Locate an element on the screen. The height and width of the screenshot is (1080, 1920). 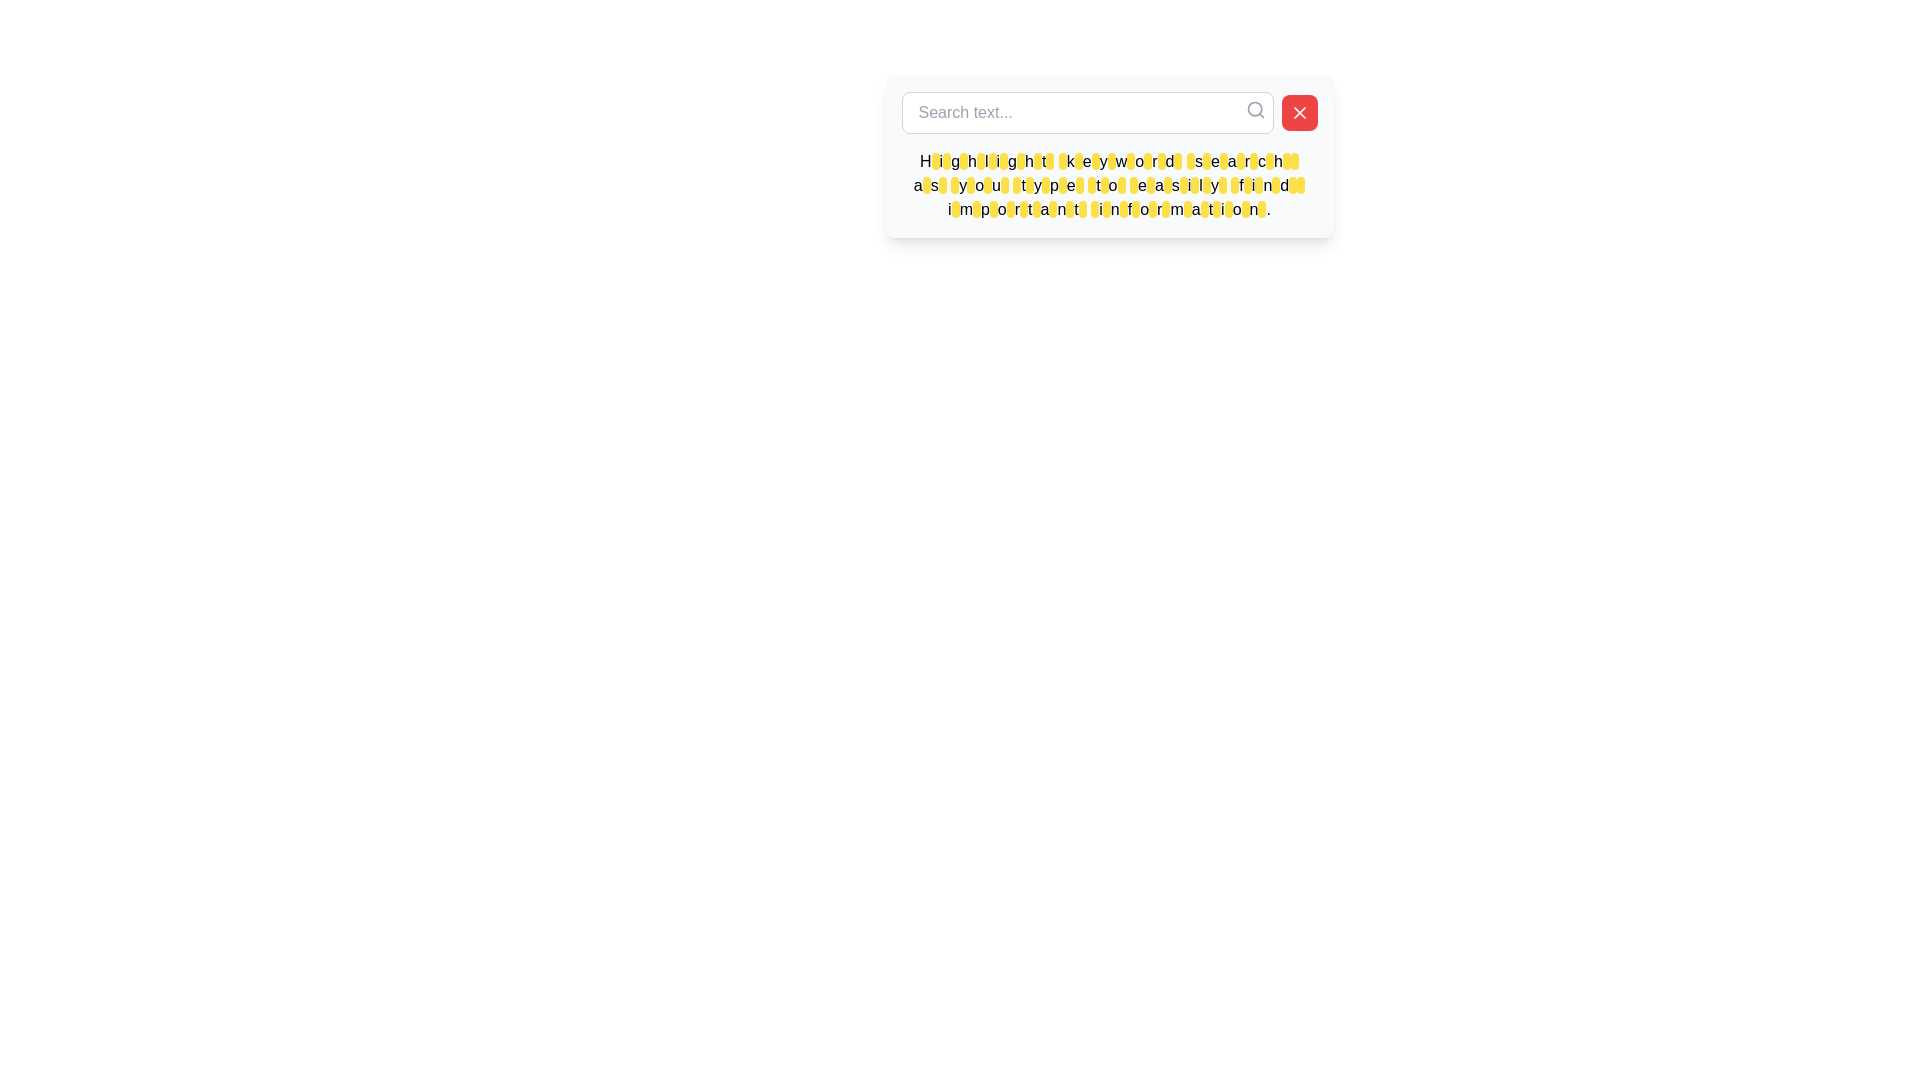
the 16th highlighted segment in the pop-up interface that emphasizes important phrases is located at coordinates (1161, 160).